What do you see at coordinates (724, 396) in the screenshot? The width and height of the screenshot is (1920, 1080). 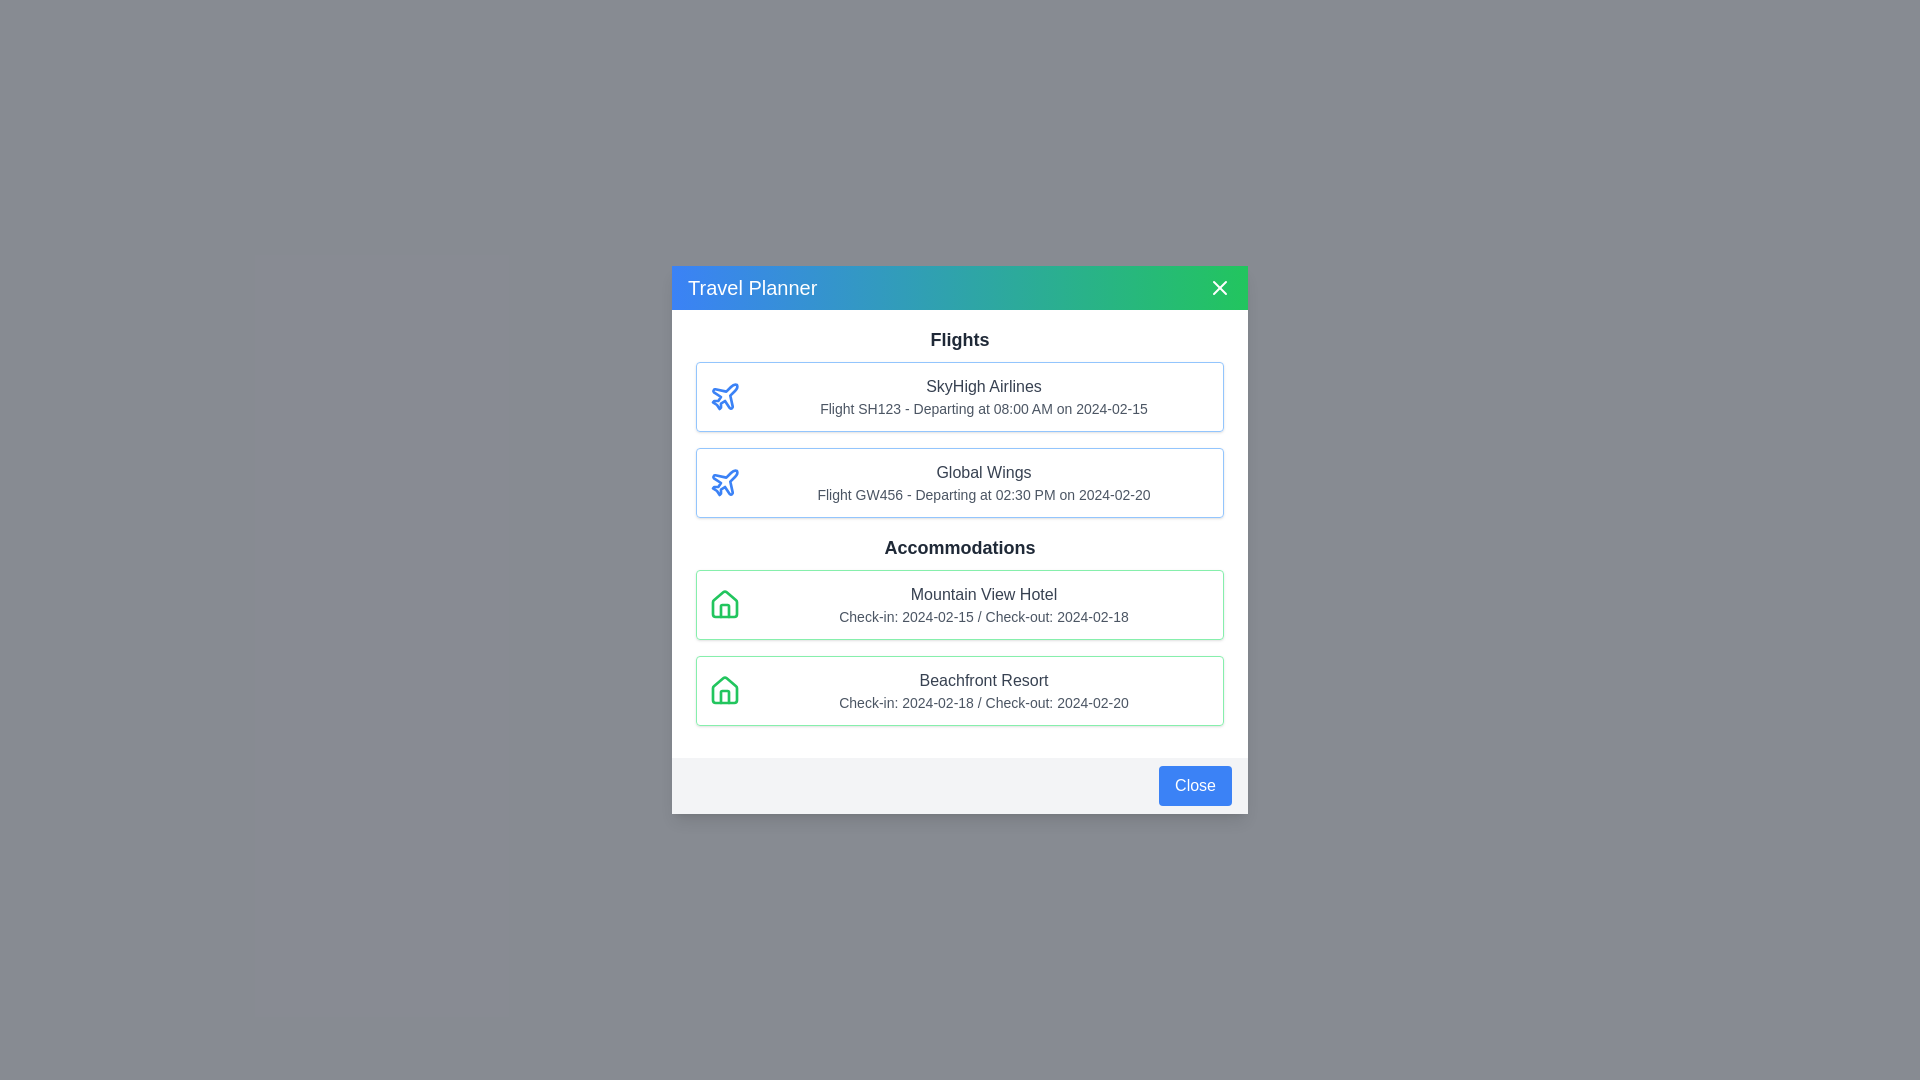 I see `the stylized blue airplane icon that is the second item in the 'Flights' section of the 'Travel Planner' window` at bounding box center [724, 396].